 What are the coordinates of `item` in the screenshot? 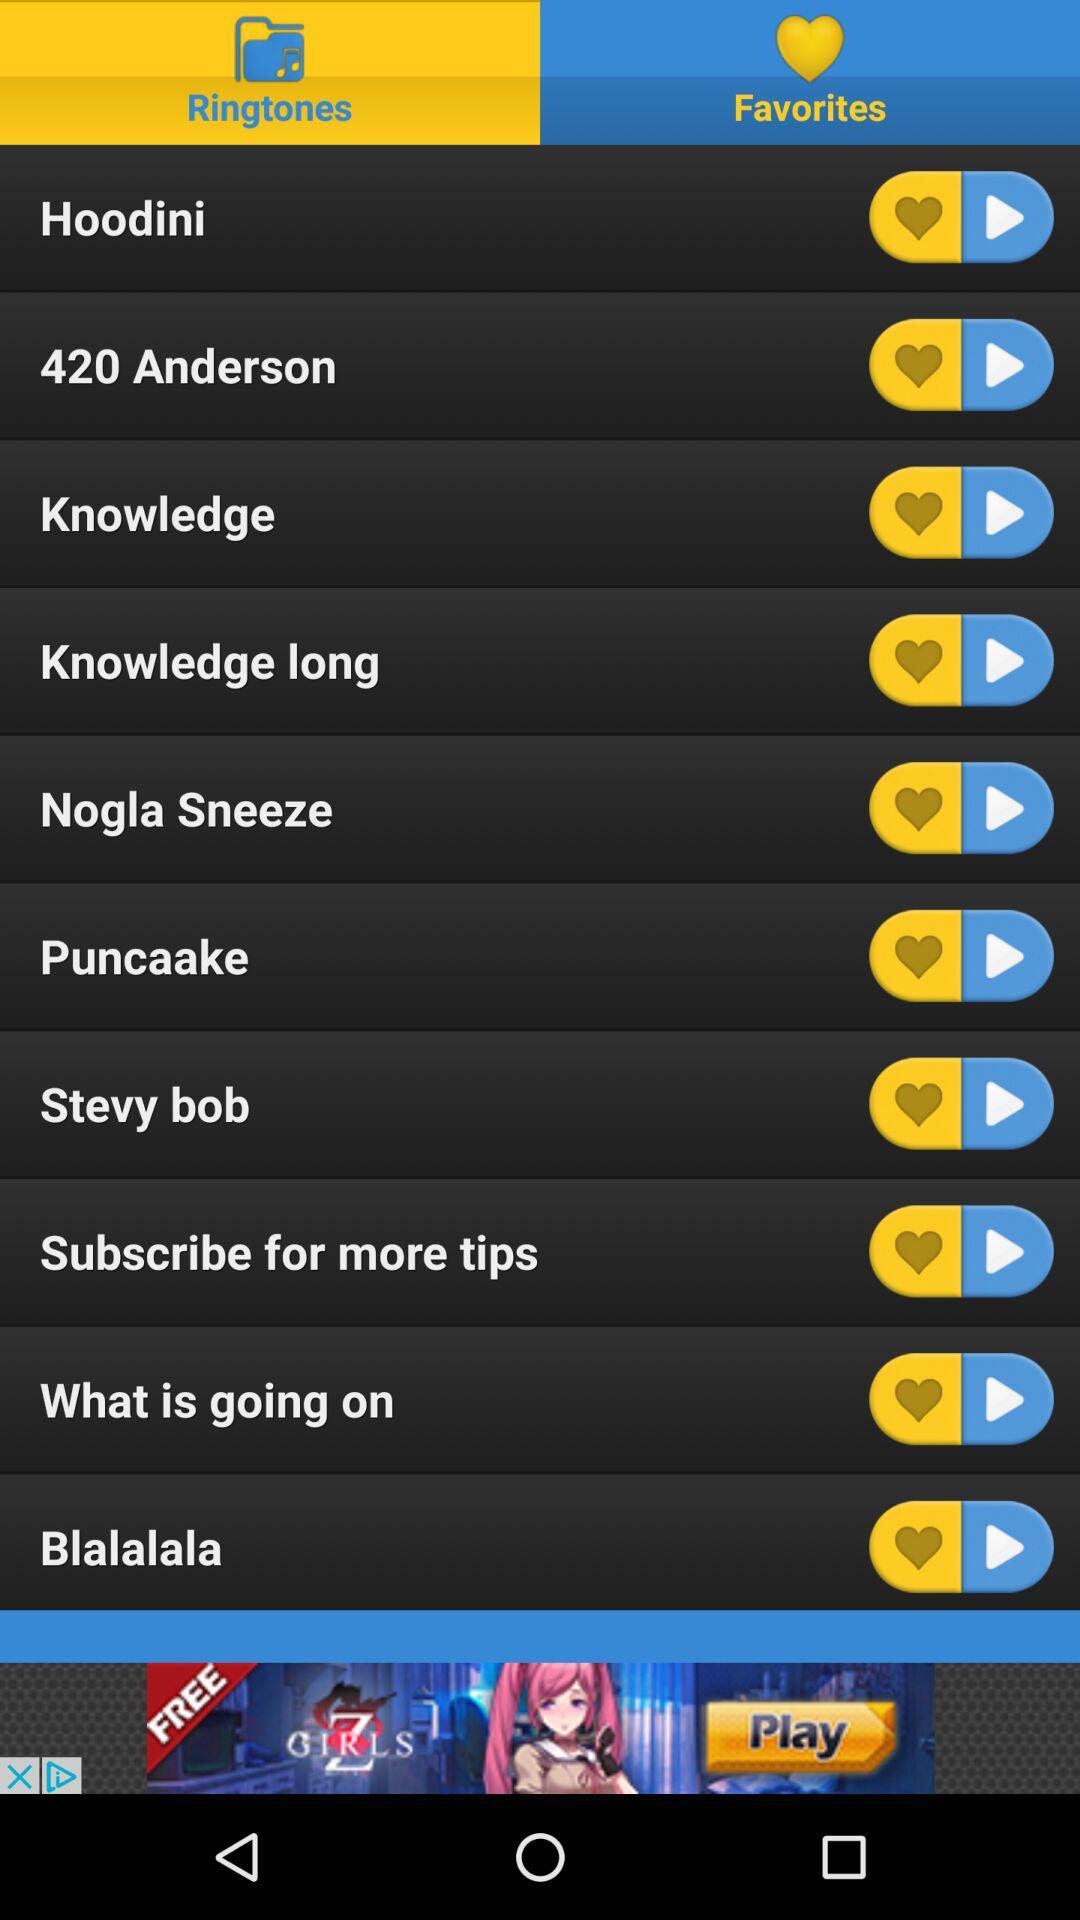 It's located at (915, 1398).